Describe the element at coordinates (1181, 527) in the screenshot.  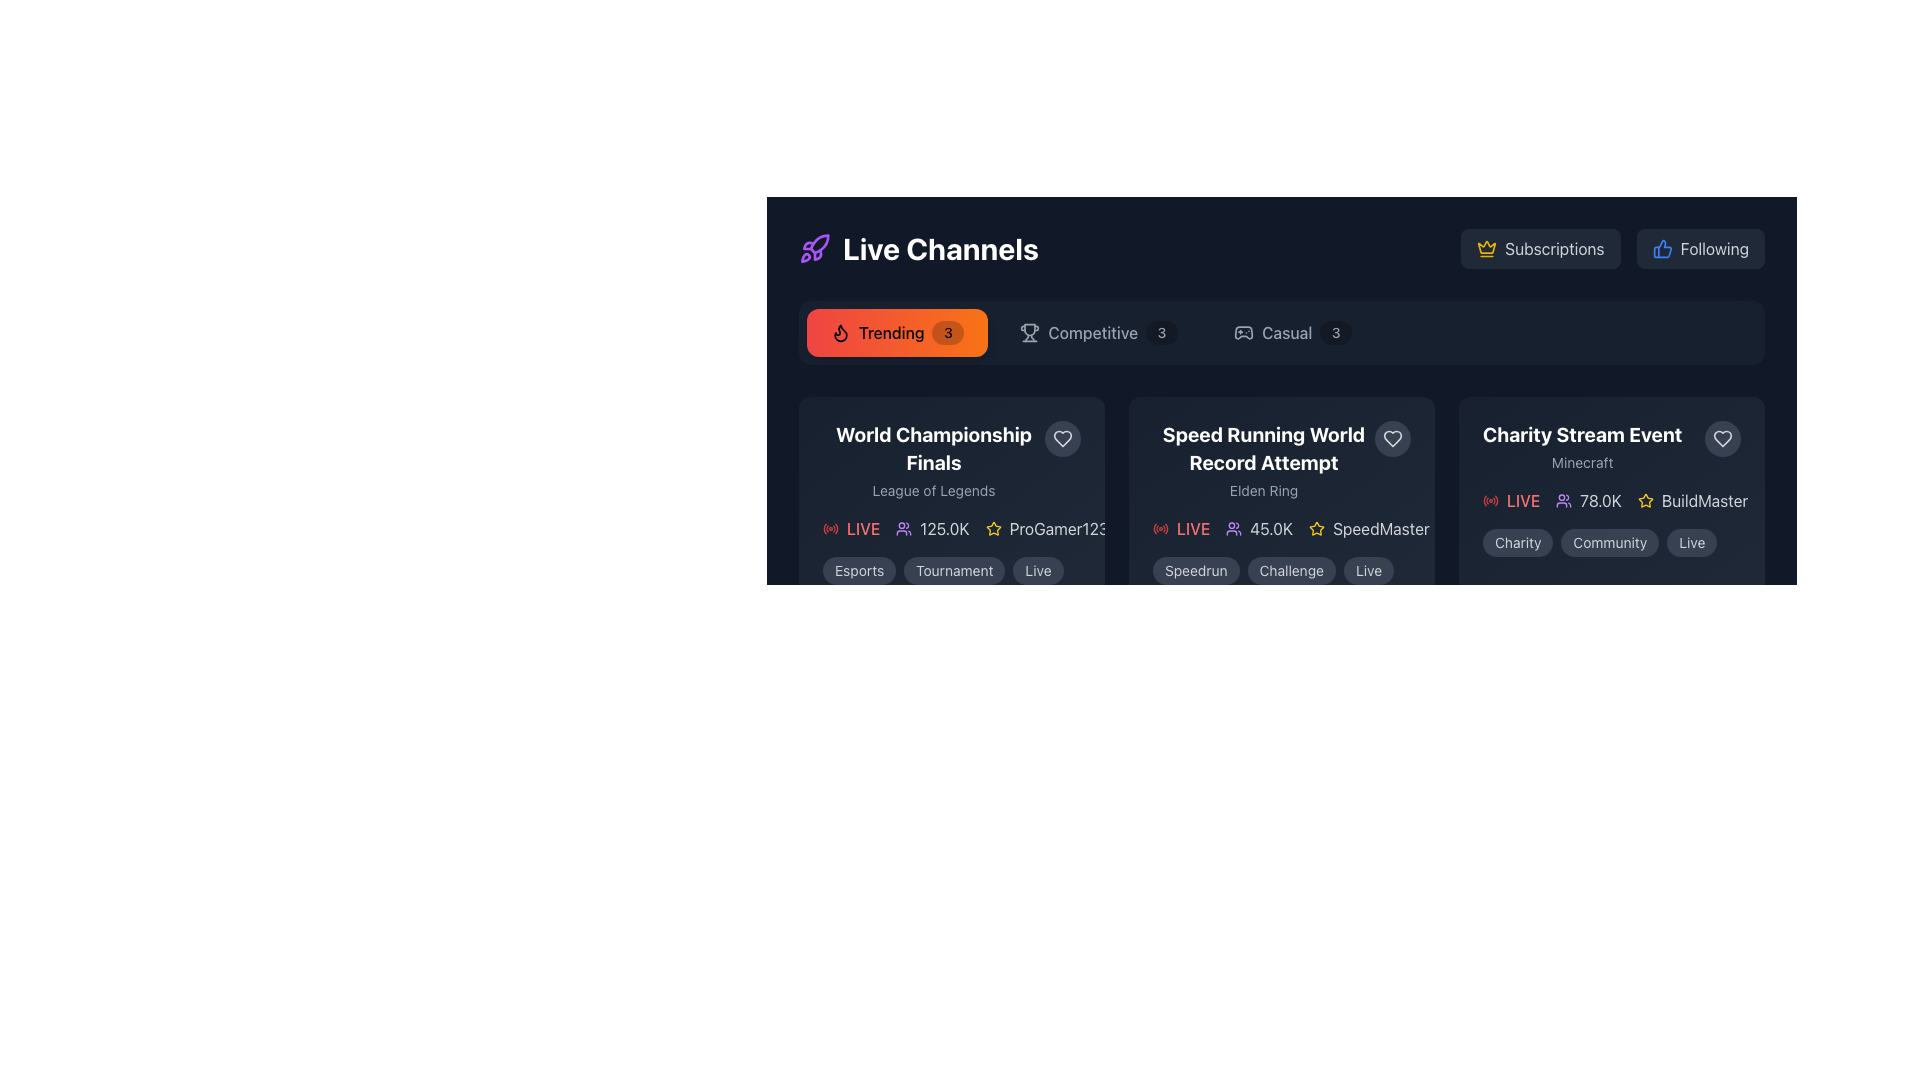
I see `the label indicating the current streaming status of the 'Speed Running World Record Attempt' event, located beside the viewer count label '45.0K'` at that location.